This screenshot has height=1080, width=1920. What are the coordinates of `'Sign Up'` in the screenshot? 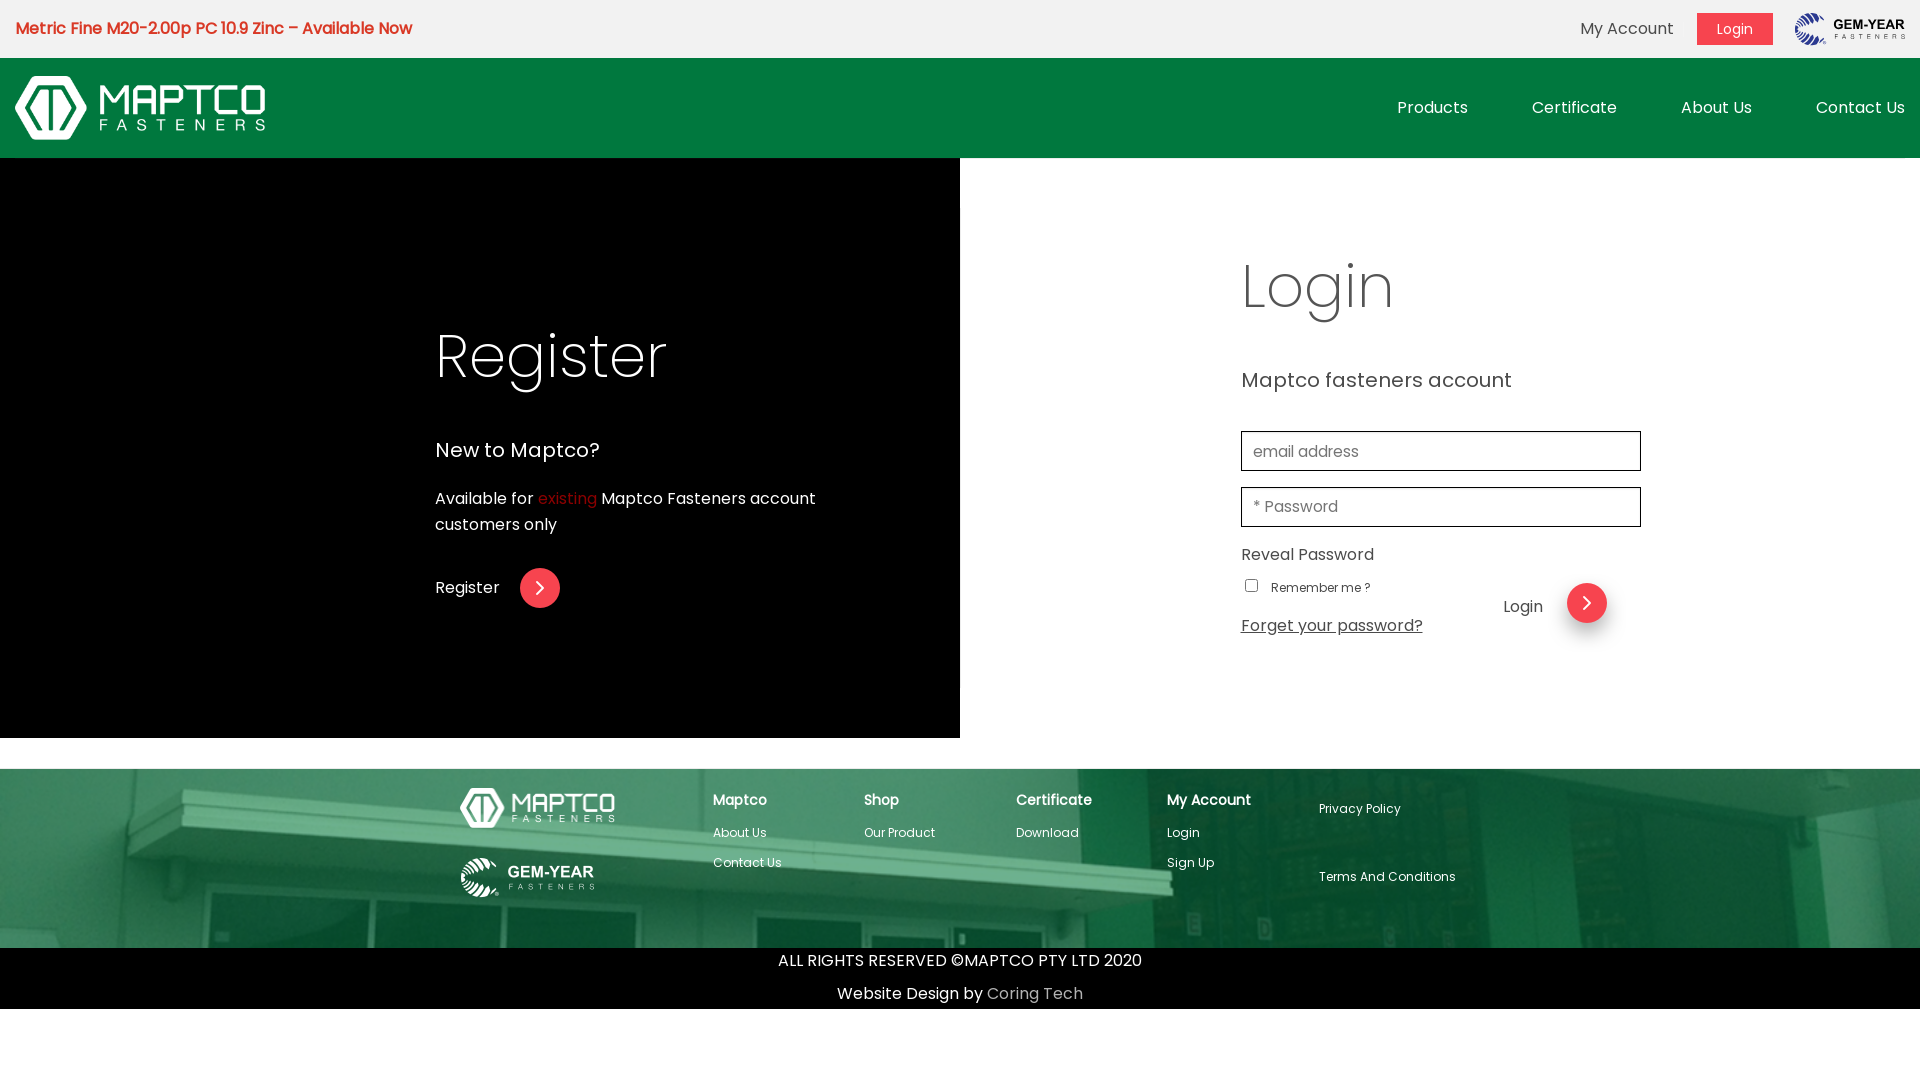 It's located at (1190, 861).